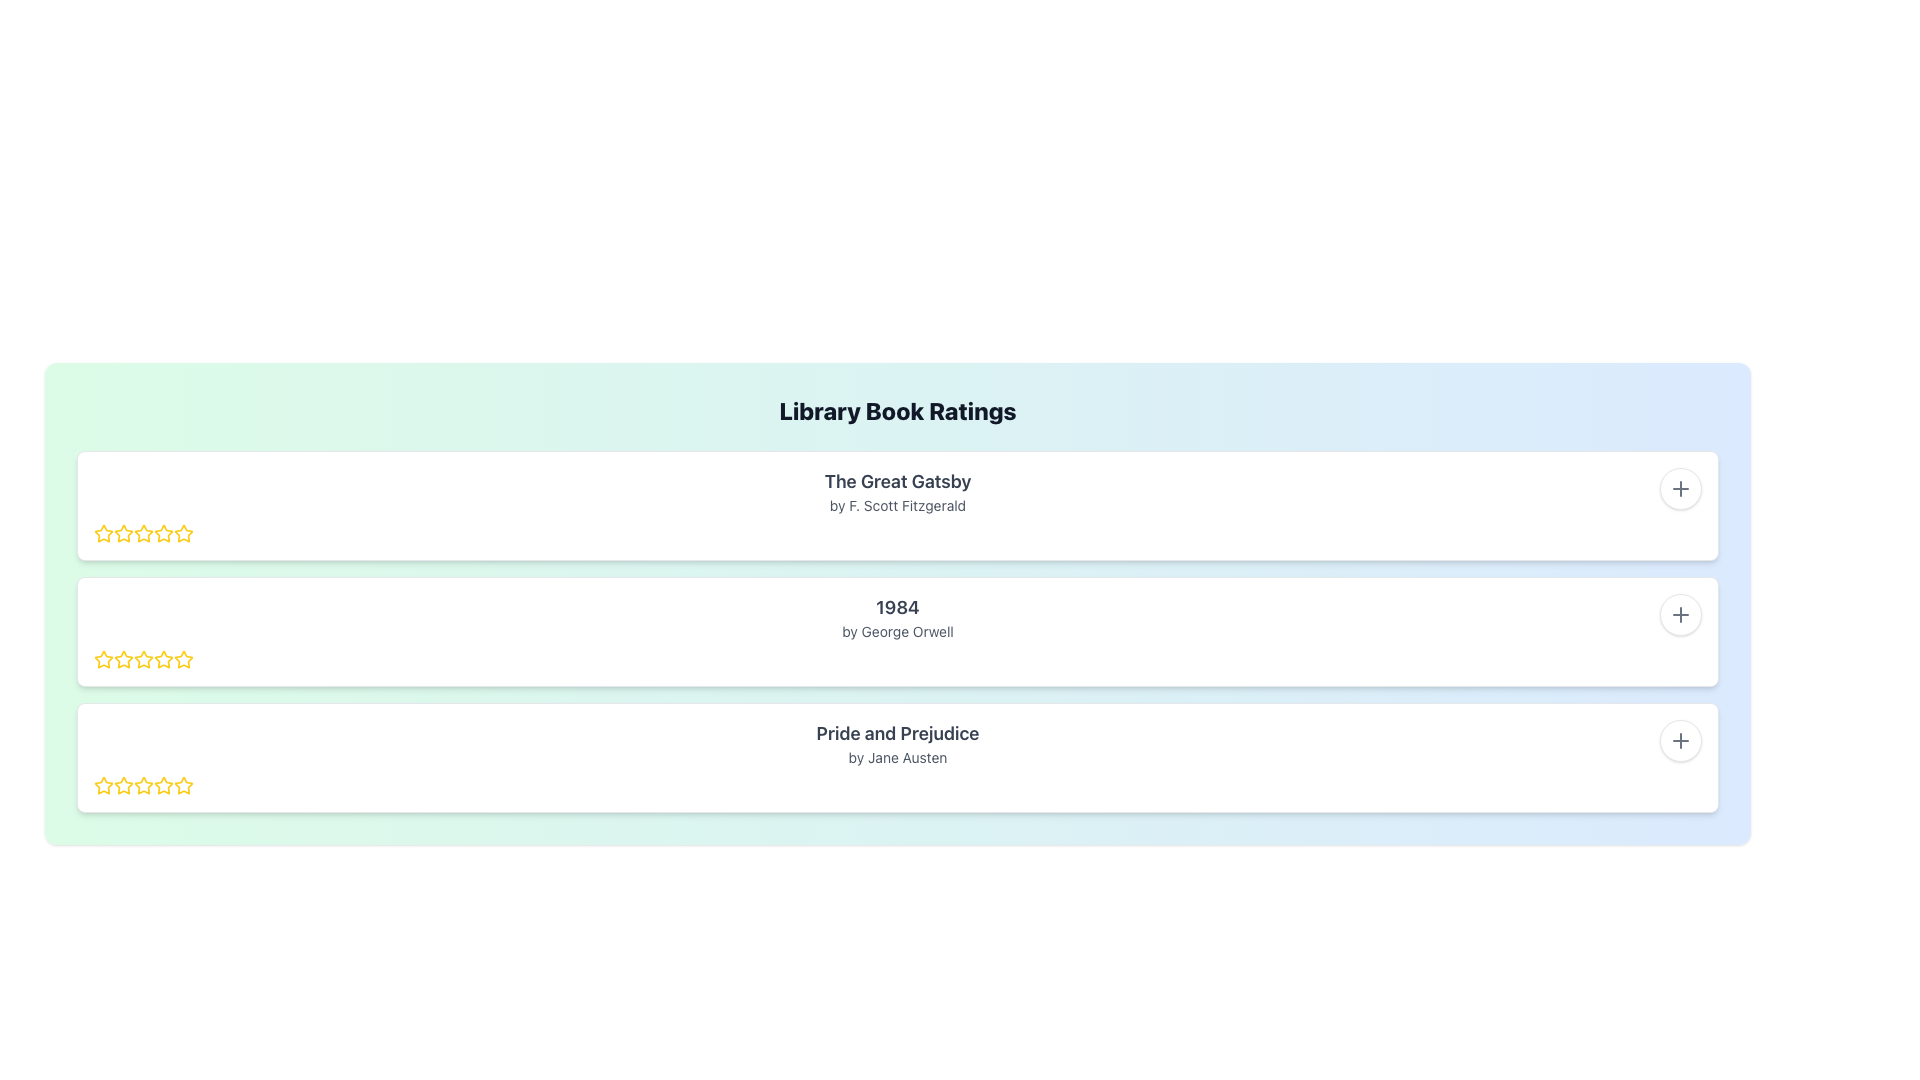 This screenshot has height=1080, width=1920. I want to click on the button located, so click(1680, 489).